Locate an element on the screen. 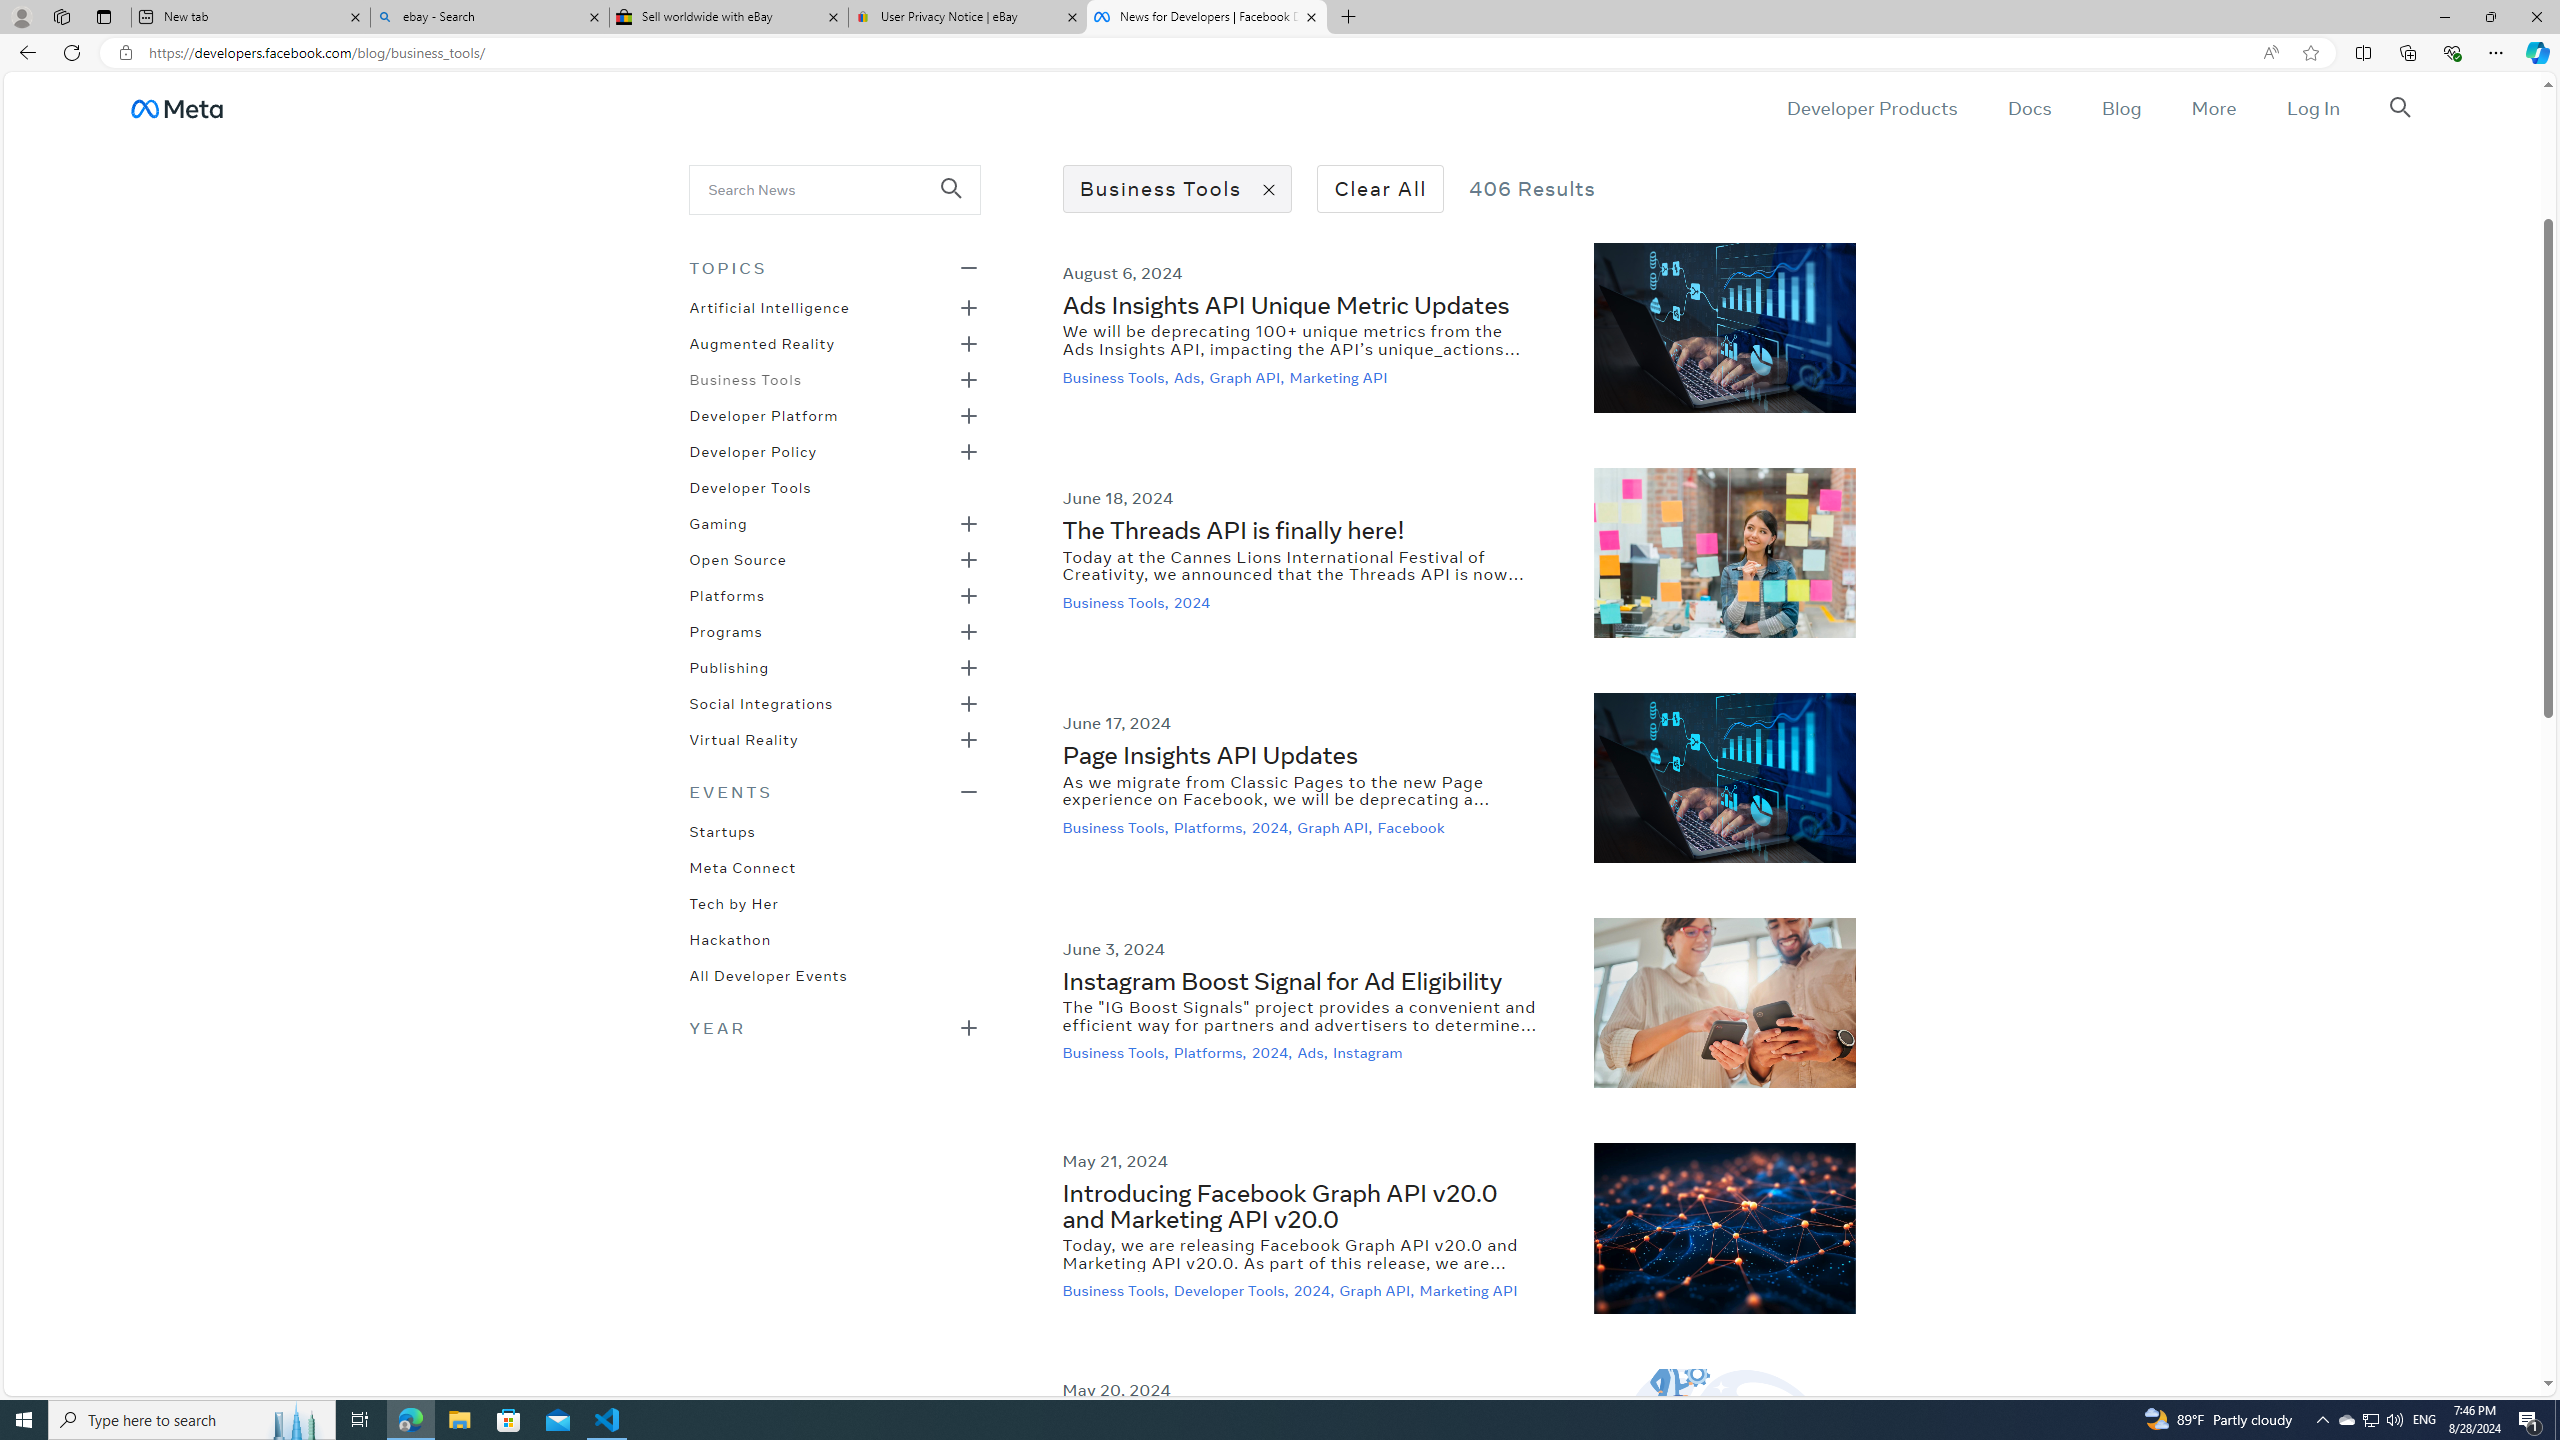 Image resolution: width=2560 pixels, height=1440 pixels. 'Settings and more (Alt+F)' is located at coordinates (2495, 51).